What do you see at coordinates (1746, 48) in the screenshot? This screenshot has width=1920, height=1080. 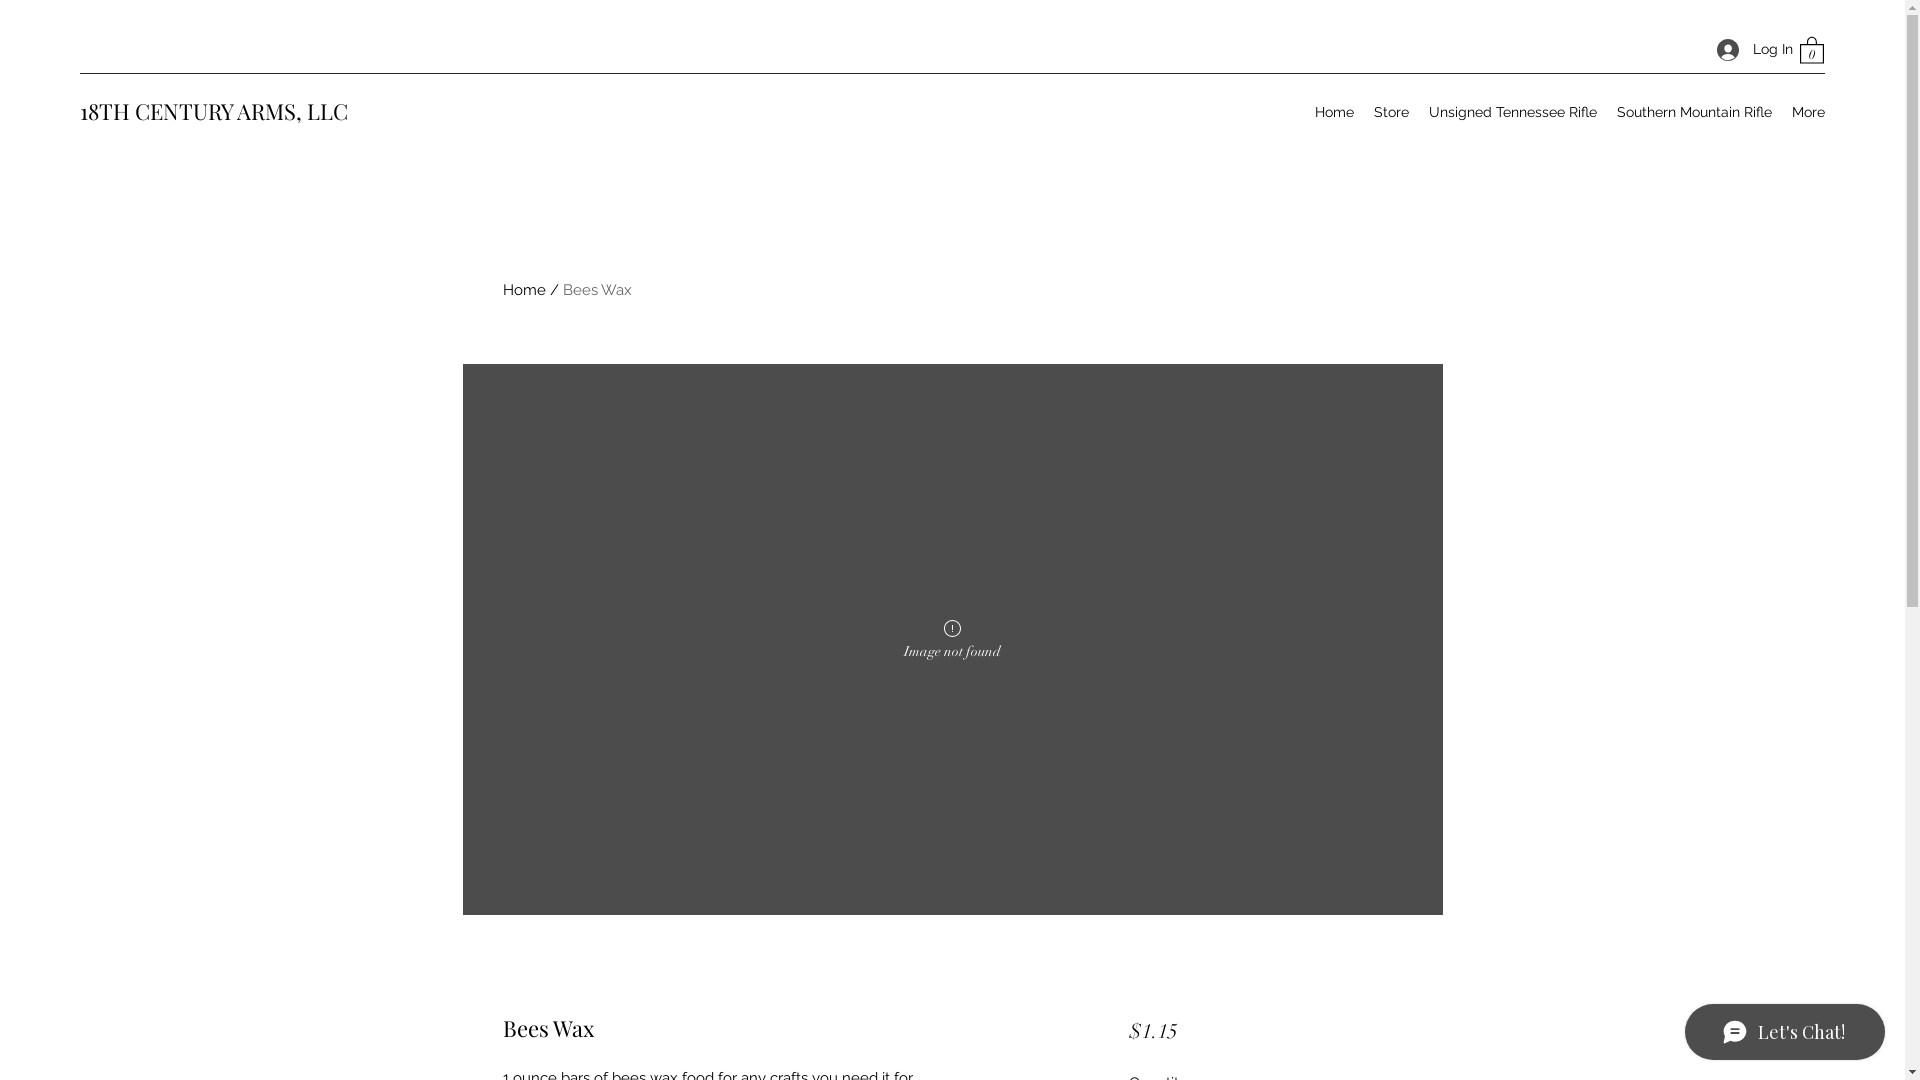 I see `'Log In'` at bounding box center [1746, 48].